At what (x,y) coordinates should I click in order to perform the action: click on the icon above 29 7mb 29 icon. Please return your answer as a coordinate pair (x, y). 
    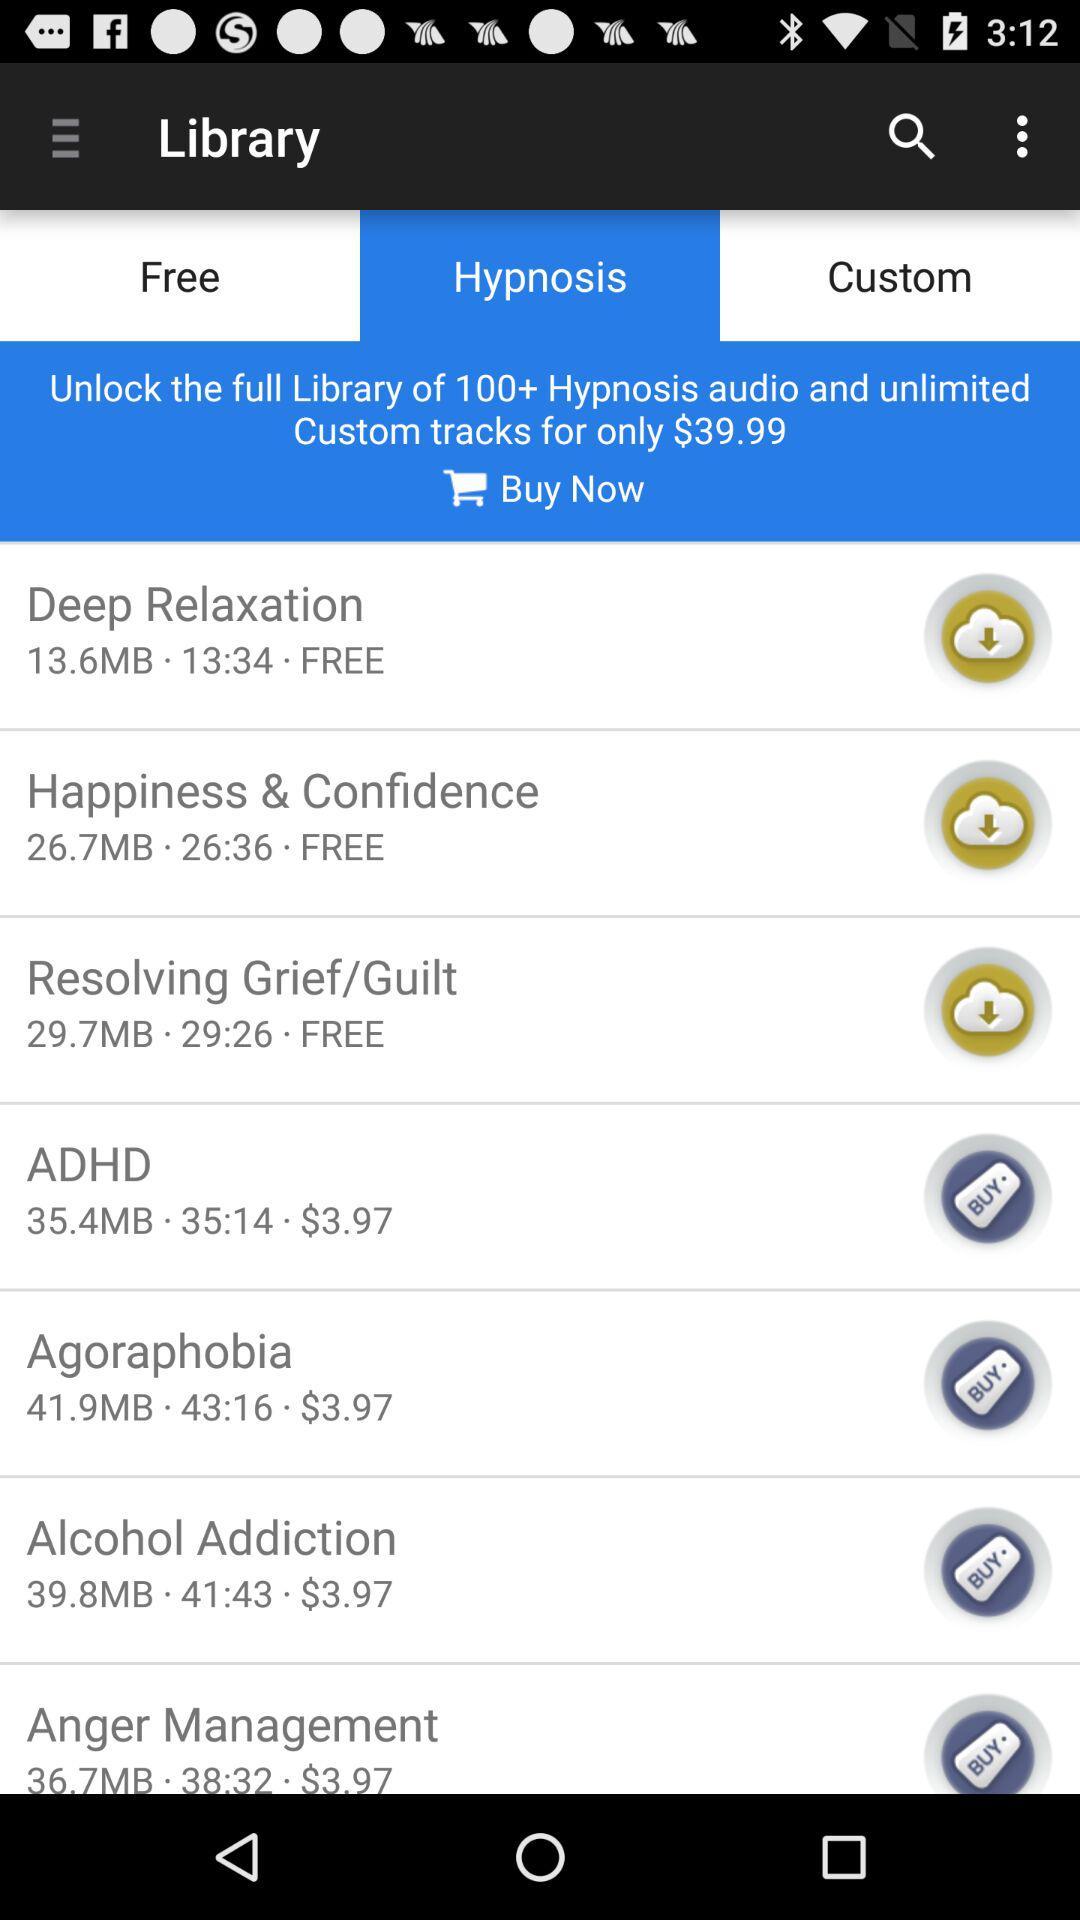
    Looking at the image, I should click on (461, 976).